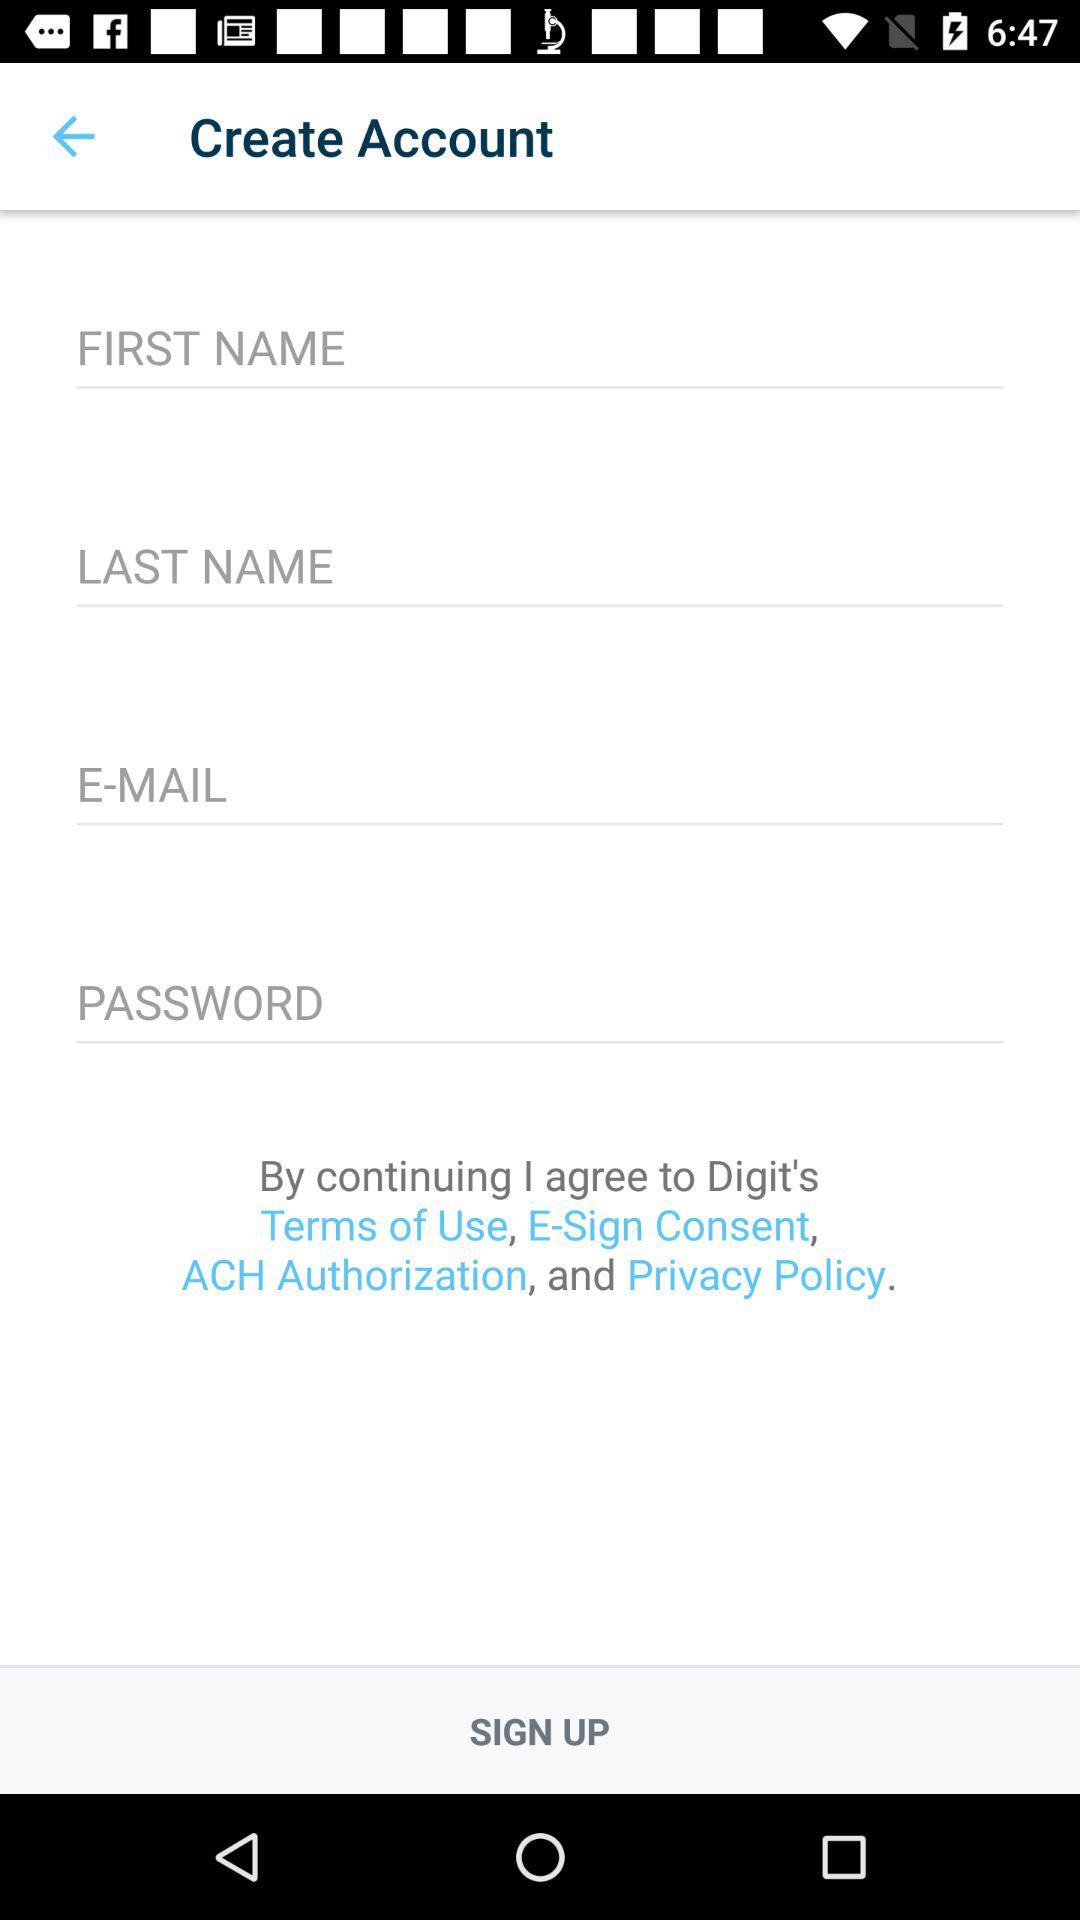 This screenshot has width=1080, height=1920. Describe the element at coordinates (540, 1730) in the screenshot. I see `sign up icon` at that location.